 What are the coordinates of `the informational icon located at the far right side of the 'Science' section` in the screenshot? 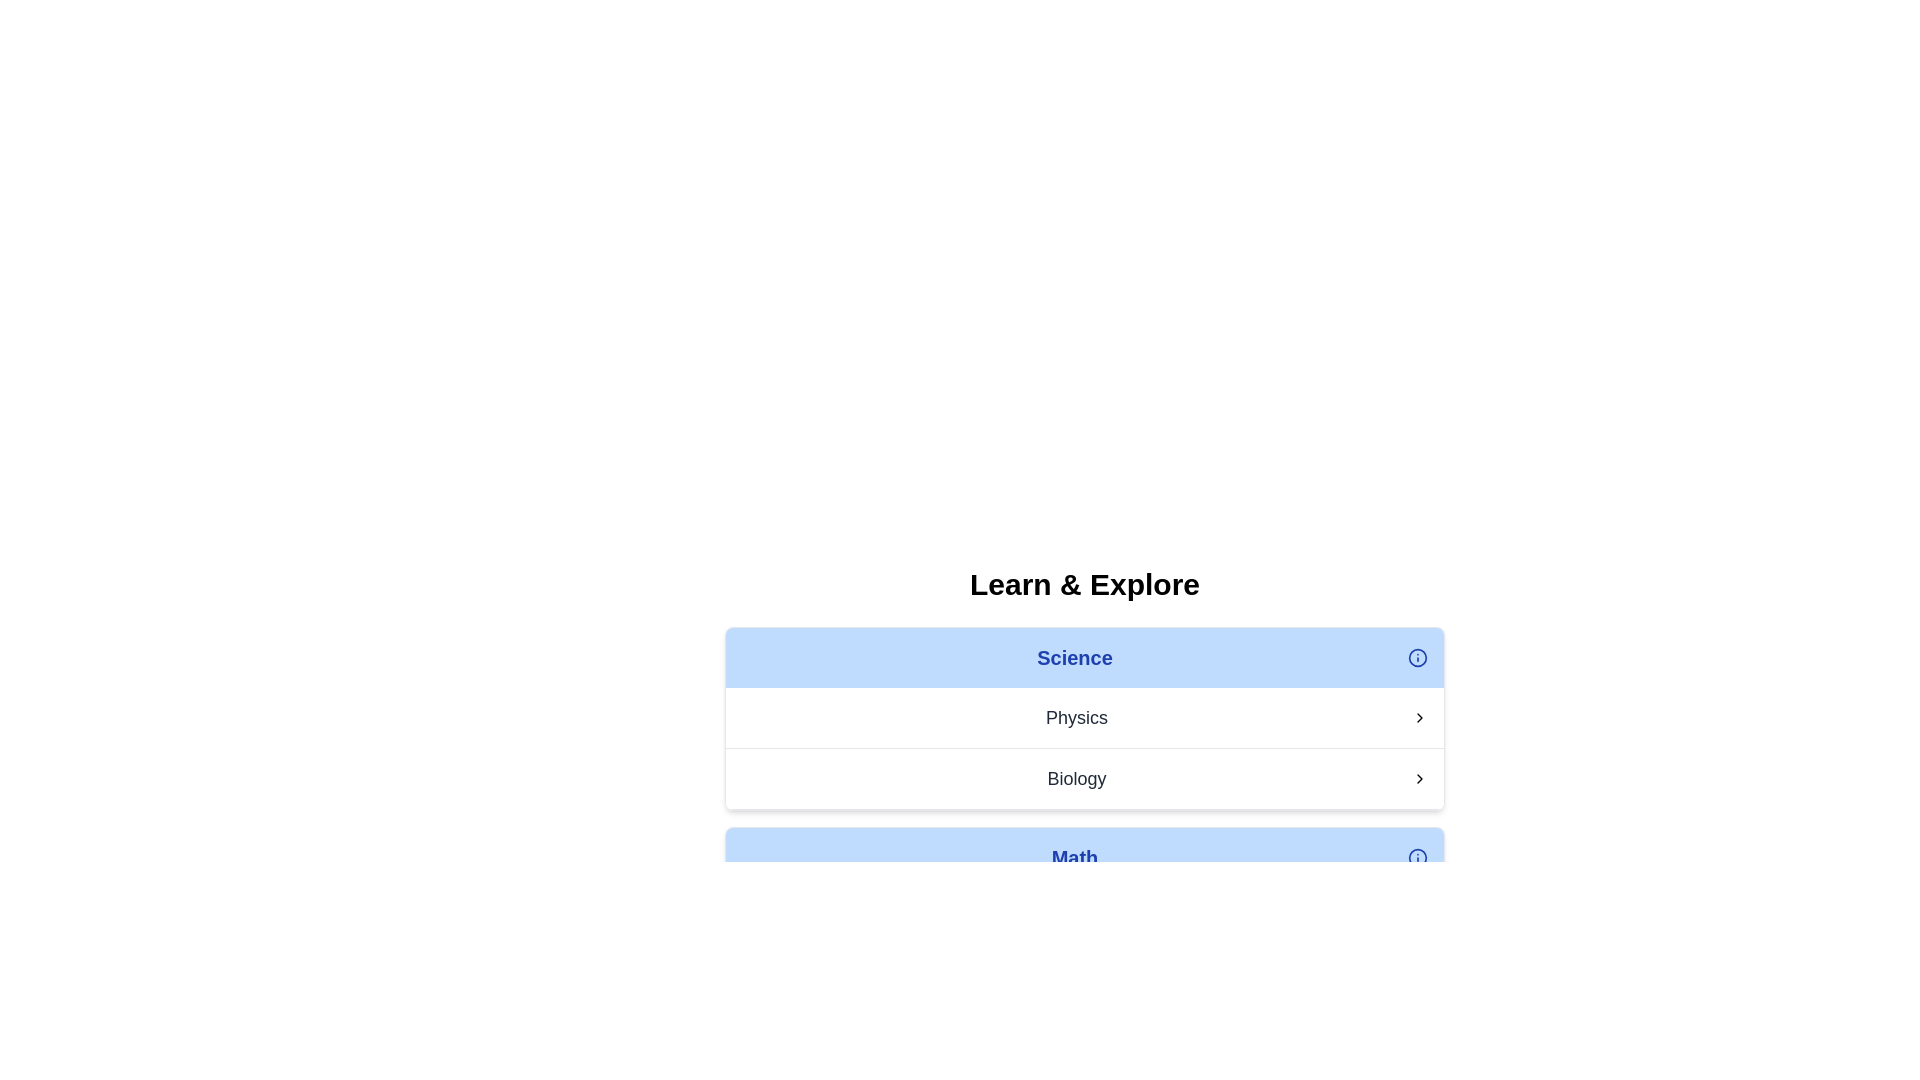 It's located at (1416, 658).